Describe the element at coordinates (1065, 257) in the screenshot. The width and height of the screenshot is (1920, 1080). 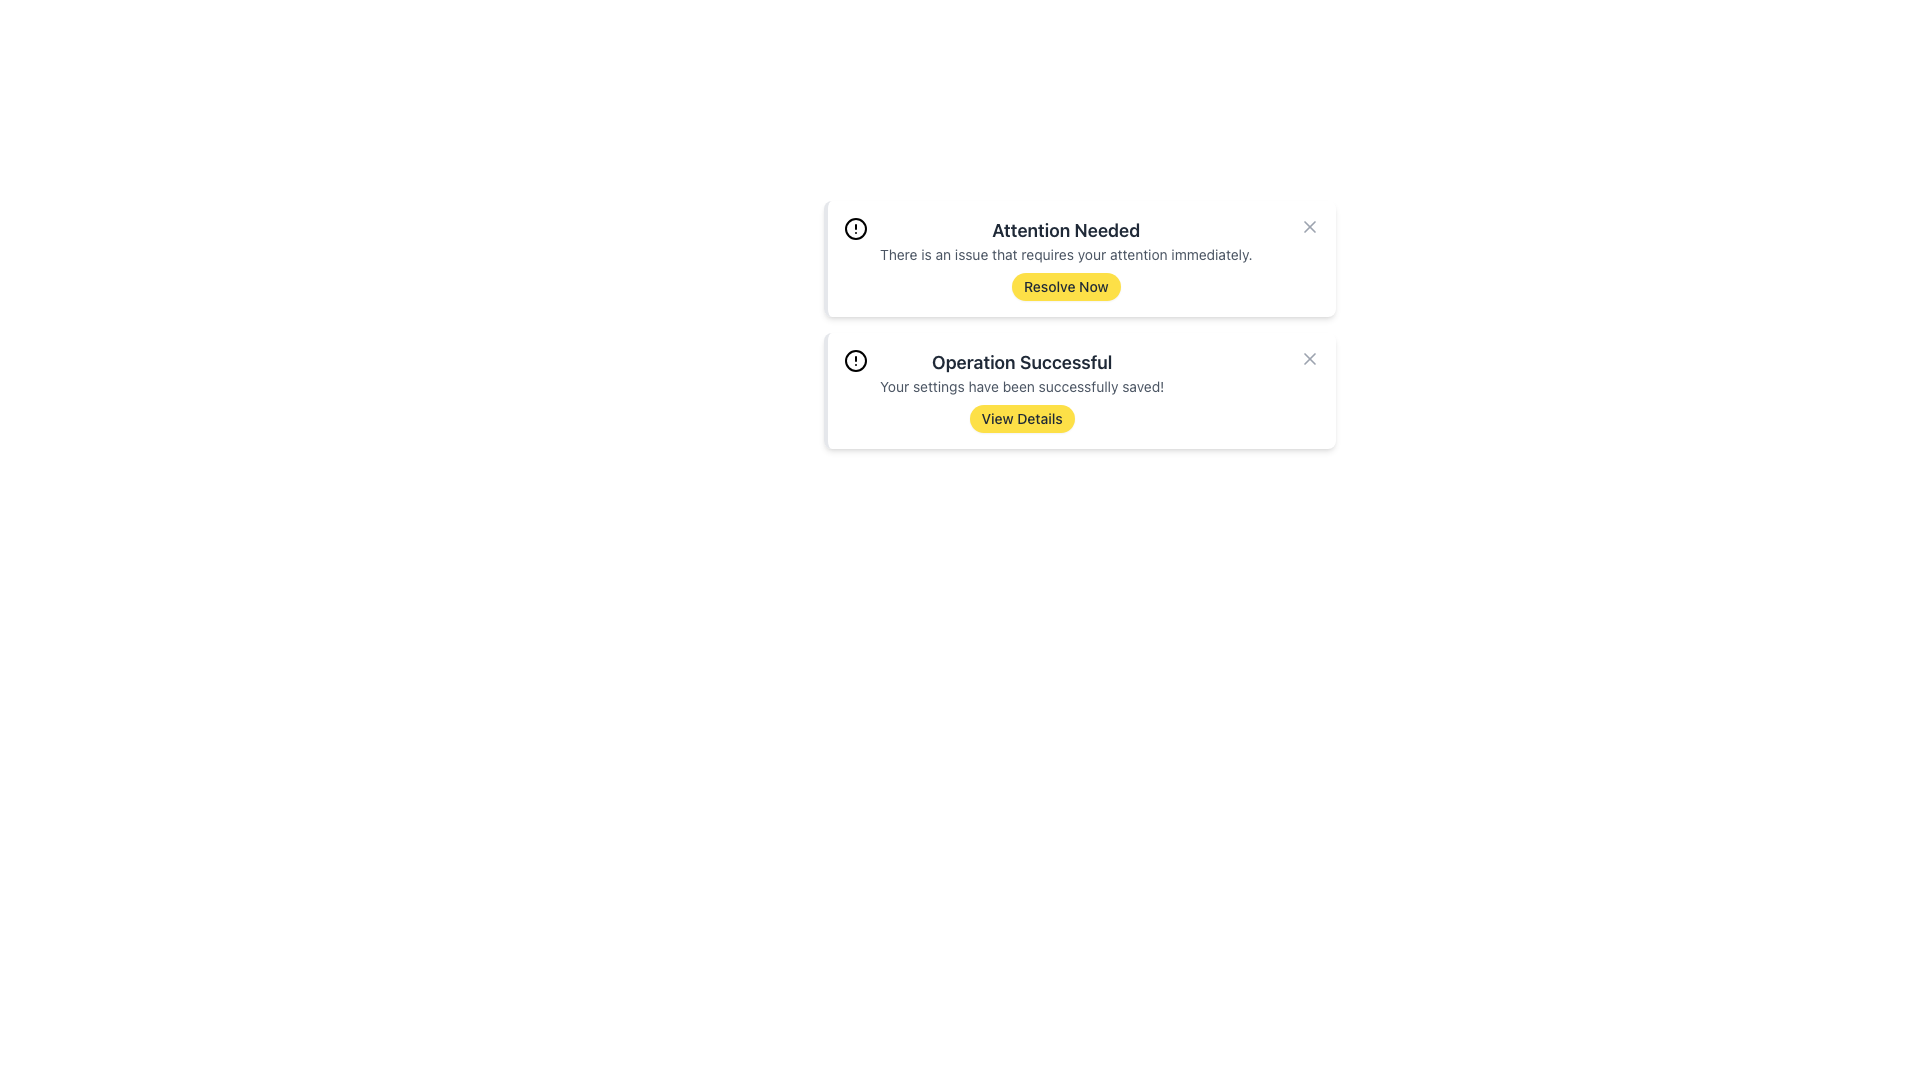
I see `the 'Resolve Now' button in the 'Attention Needed' notification, which is the first item in the vertical list of notifications, to resolve the issue` at that location.